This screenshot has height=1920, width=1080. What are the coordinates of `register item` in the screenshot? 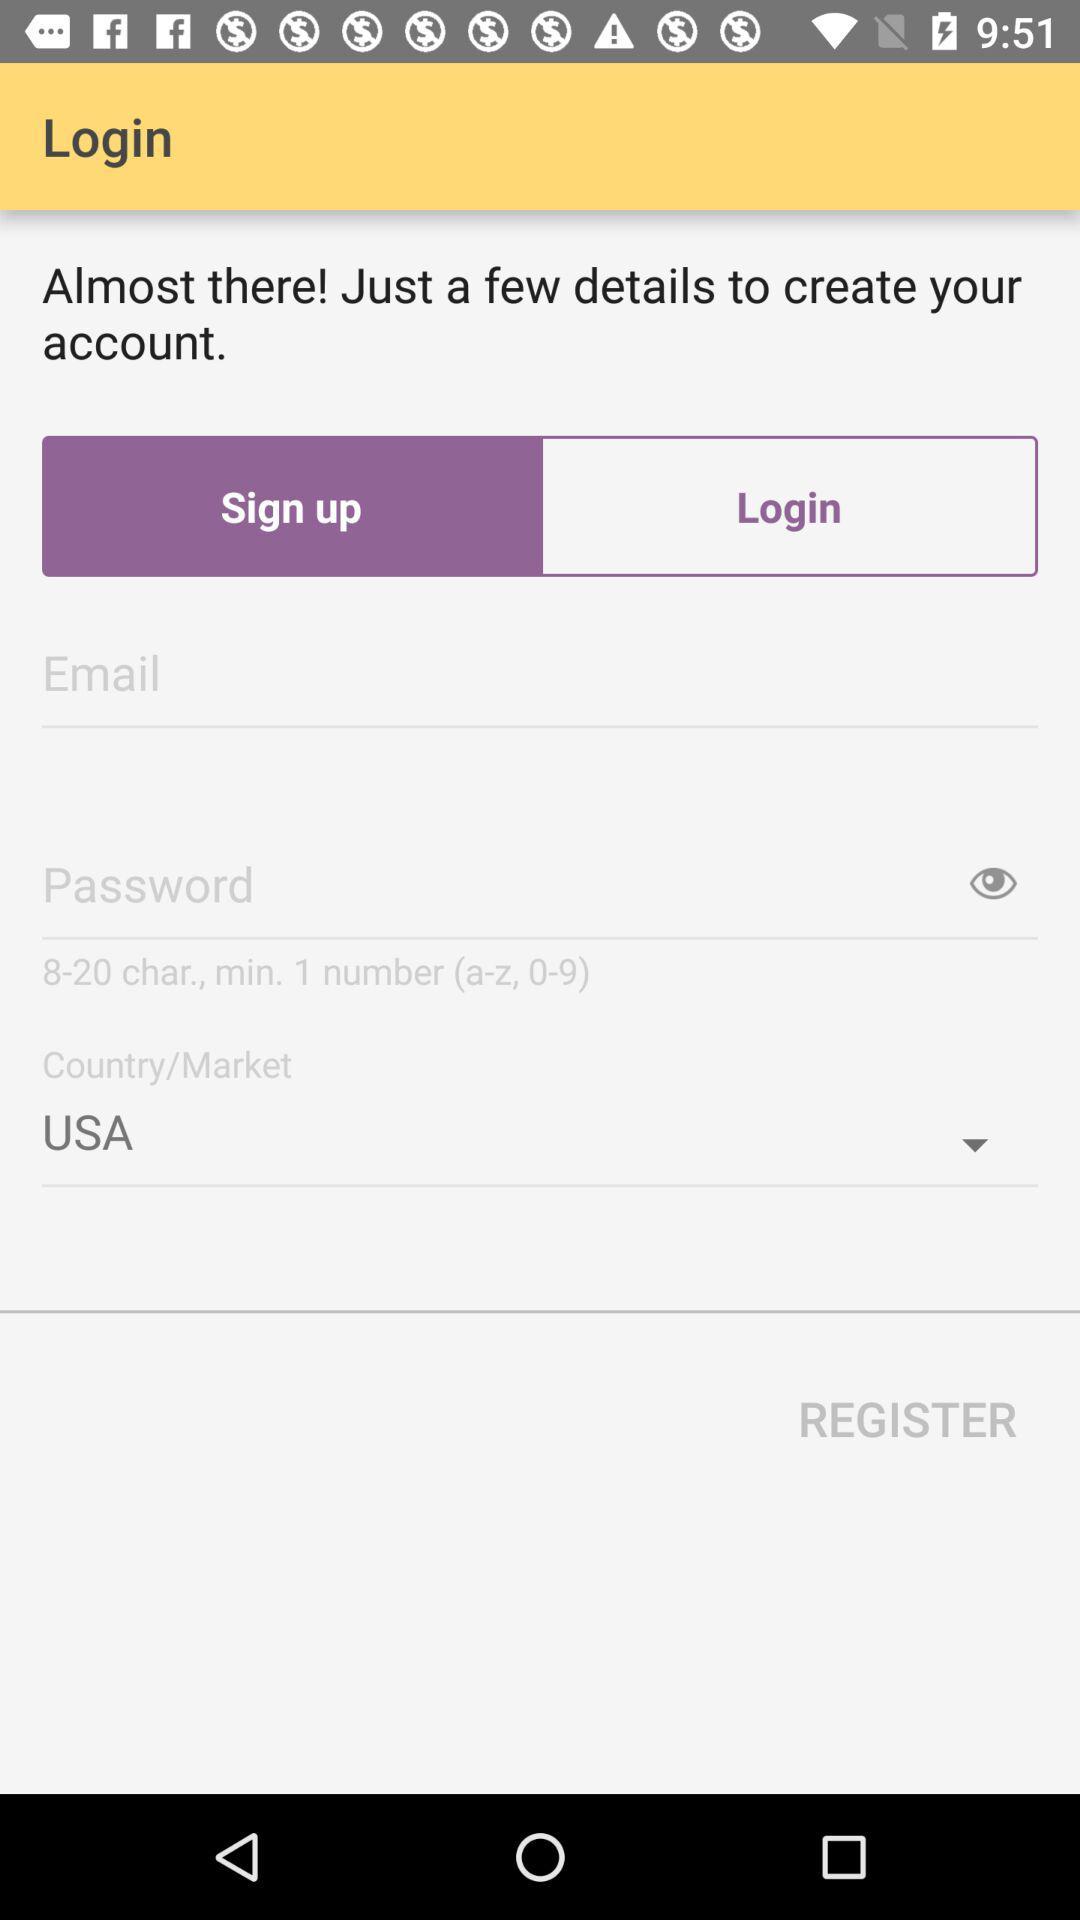 It's located at (907, 1417).